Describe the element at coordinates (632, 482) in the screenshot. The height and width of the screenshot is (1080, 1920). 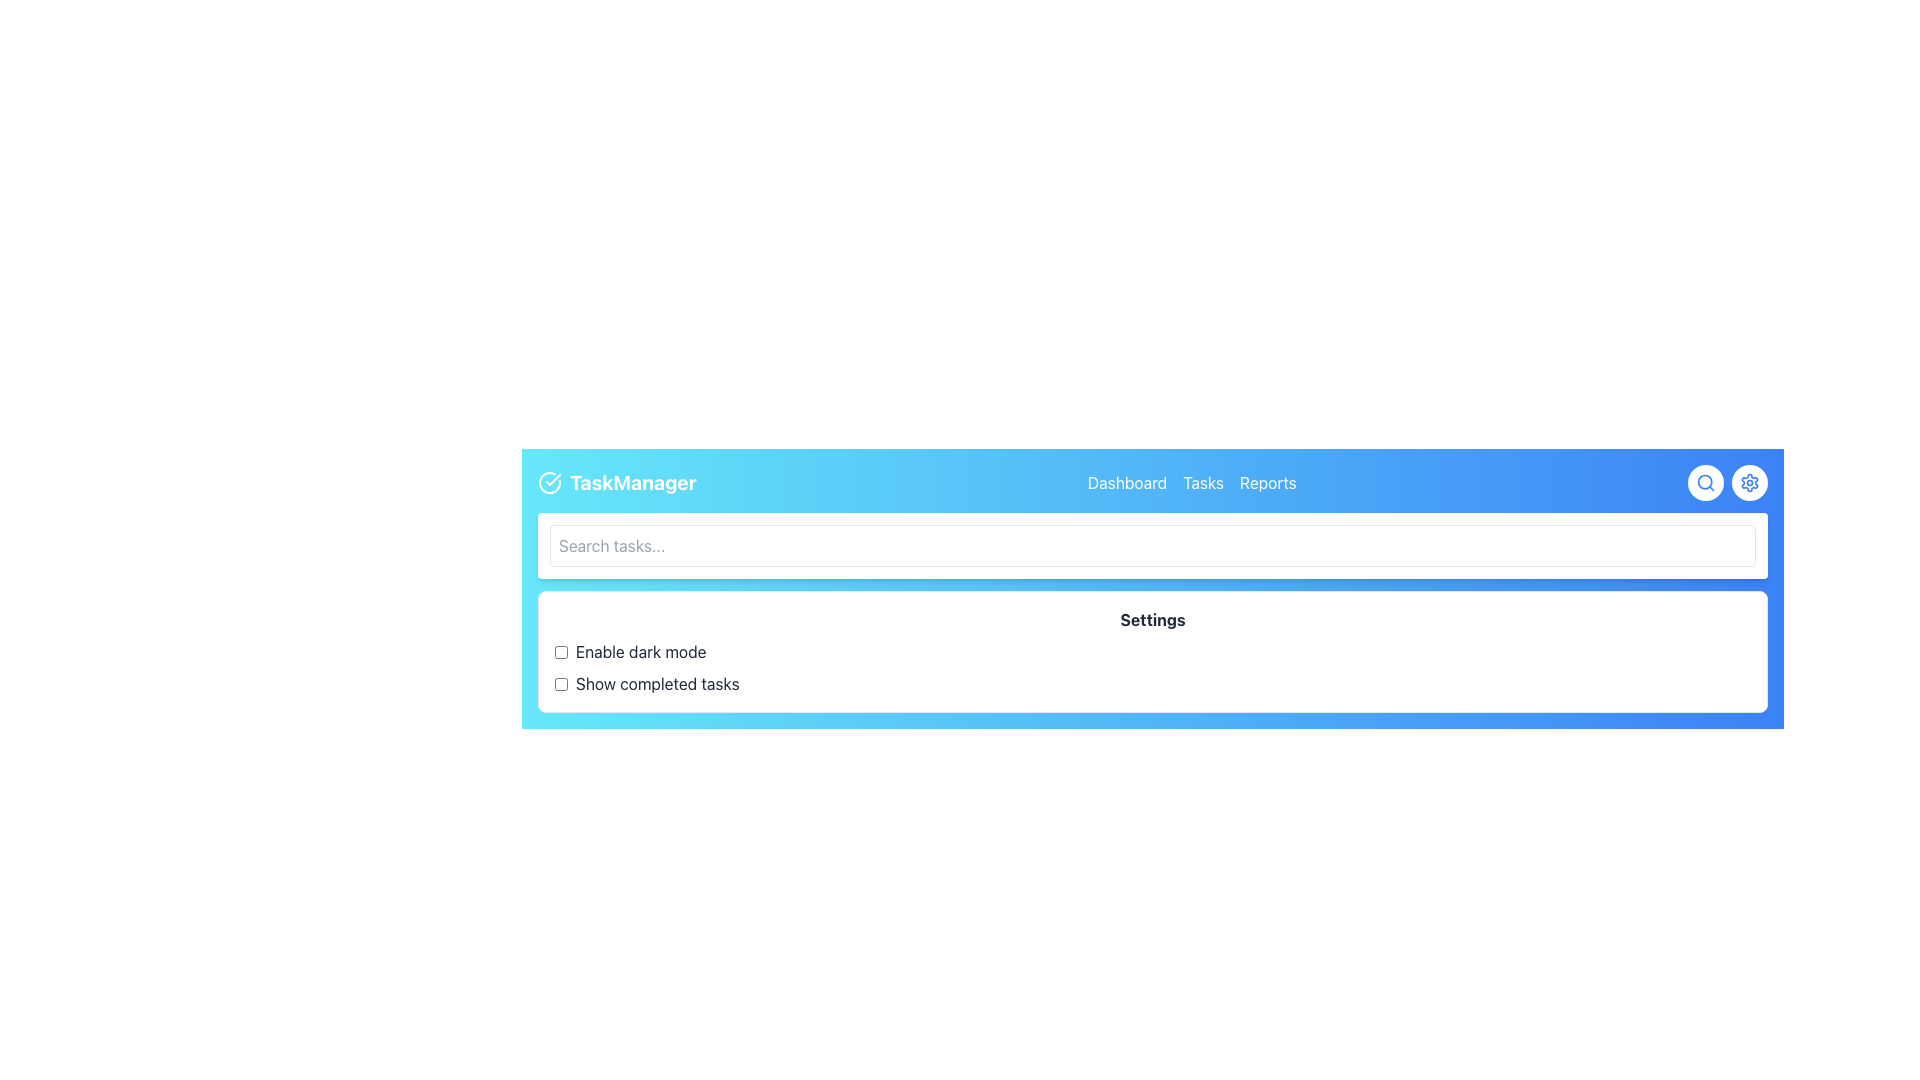
I see `the 'TaskManager' text label, which serves as the branding header for the application, located in the top-left section of the interface` at that location.